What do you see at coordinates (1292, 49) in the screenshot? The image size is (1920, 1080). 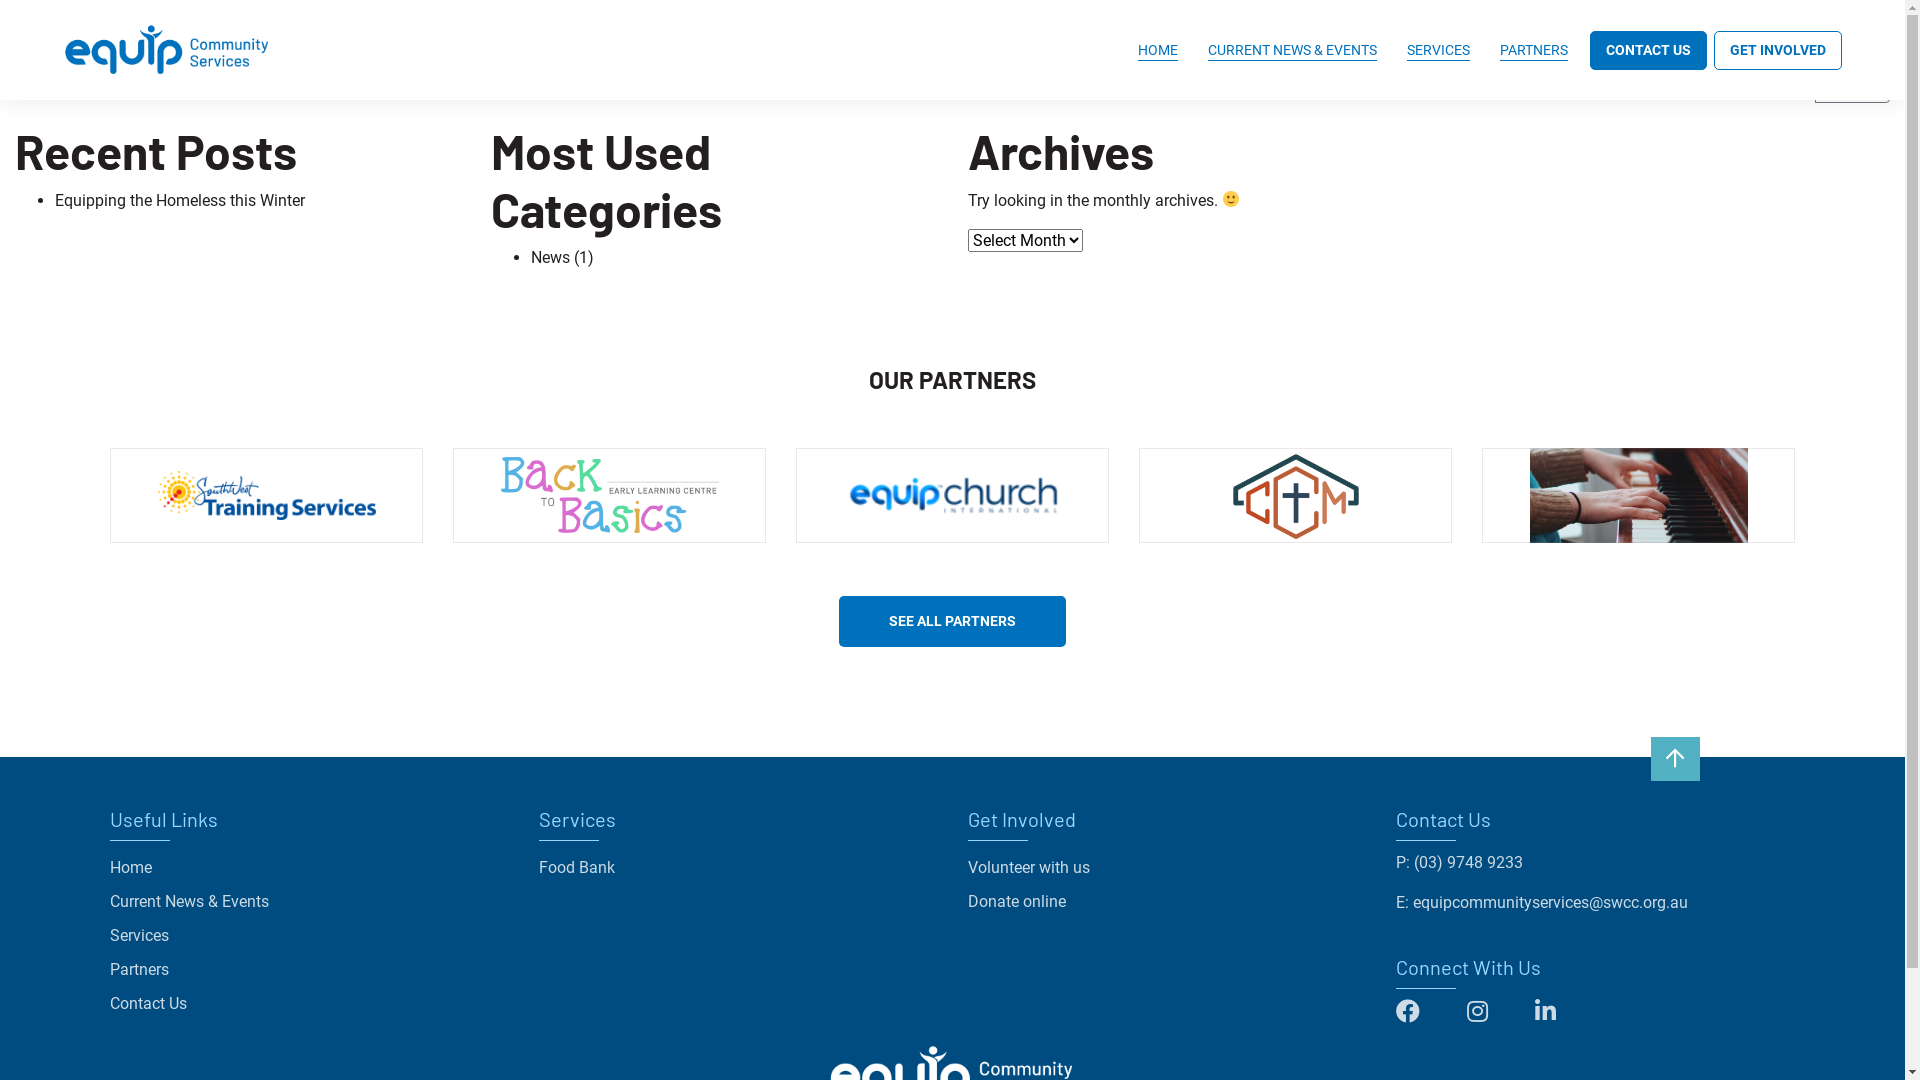 I see `'CURRENT NEWS & EVENTS'` at bounding box center [1292, 49].